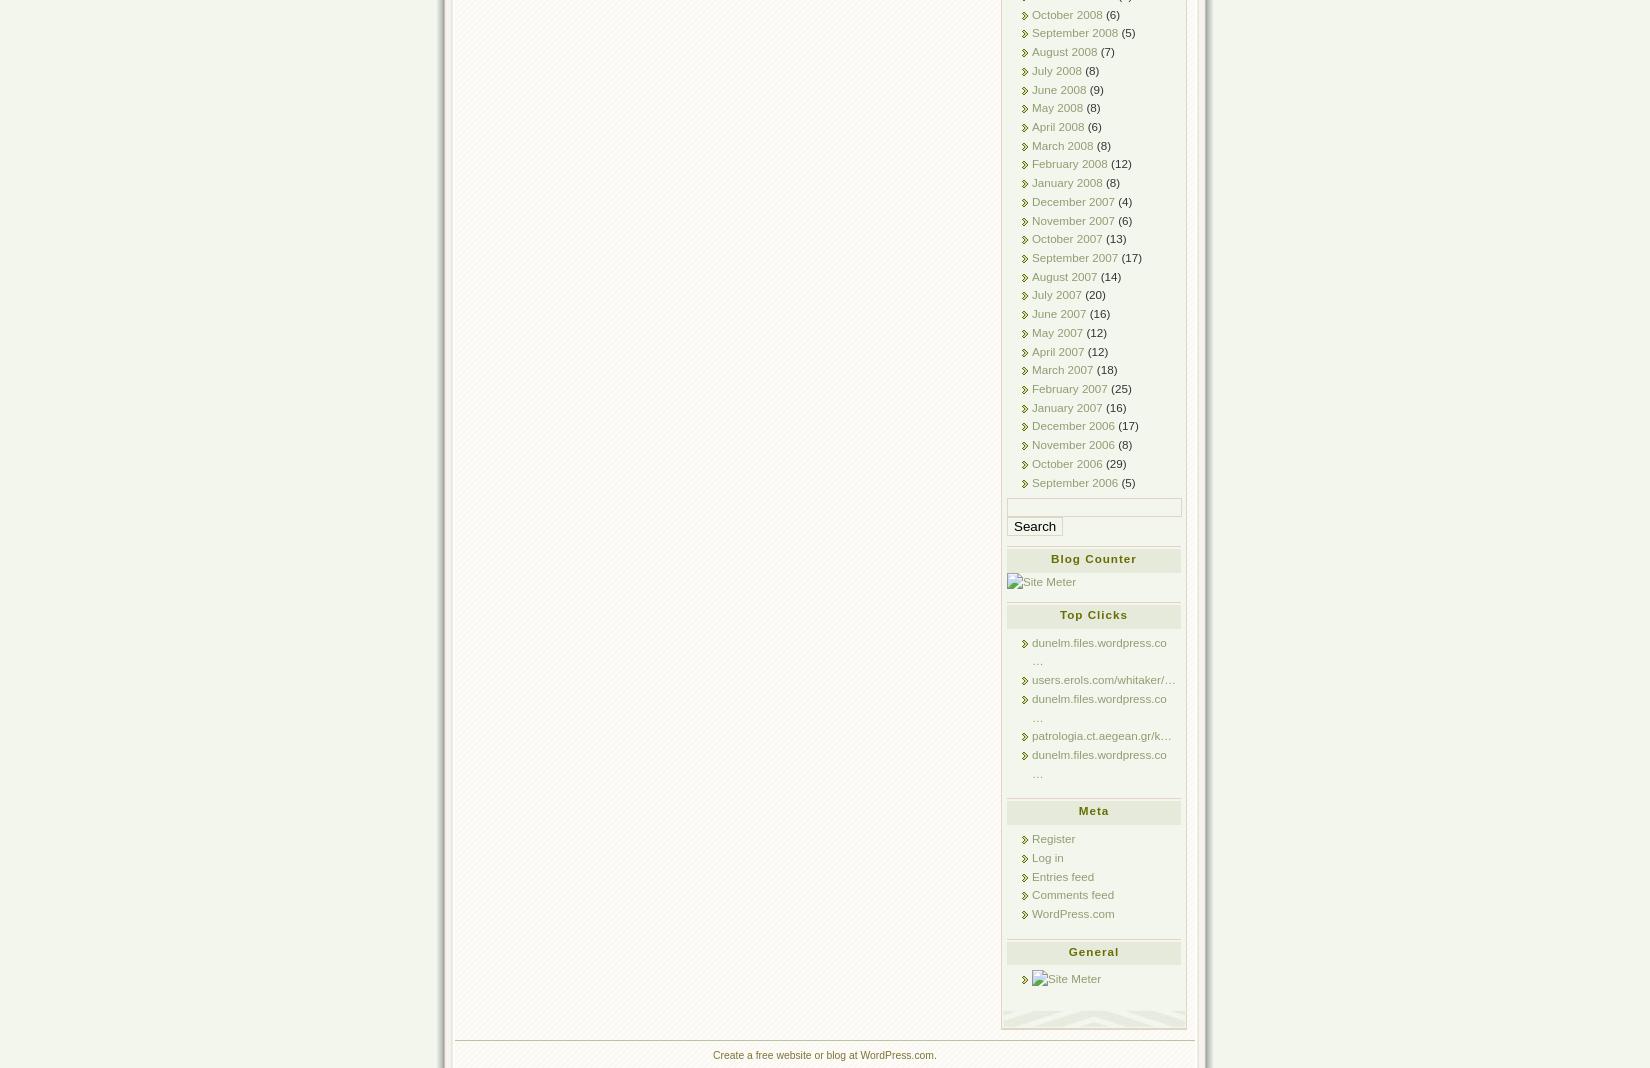 This screenshot has height=1068, width=1650. What do you see at coordinates (1072, 893) in the screenshot?
I see `'Comments feed'` at bounding box center [1072, 893].